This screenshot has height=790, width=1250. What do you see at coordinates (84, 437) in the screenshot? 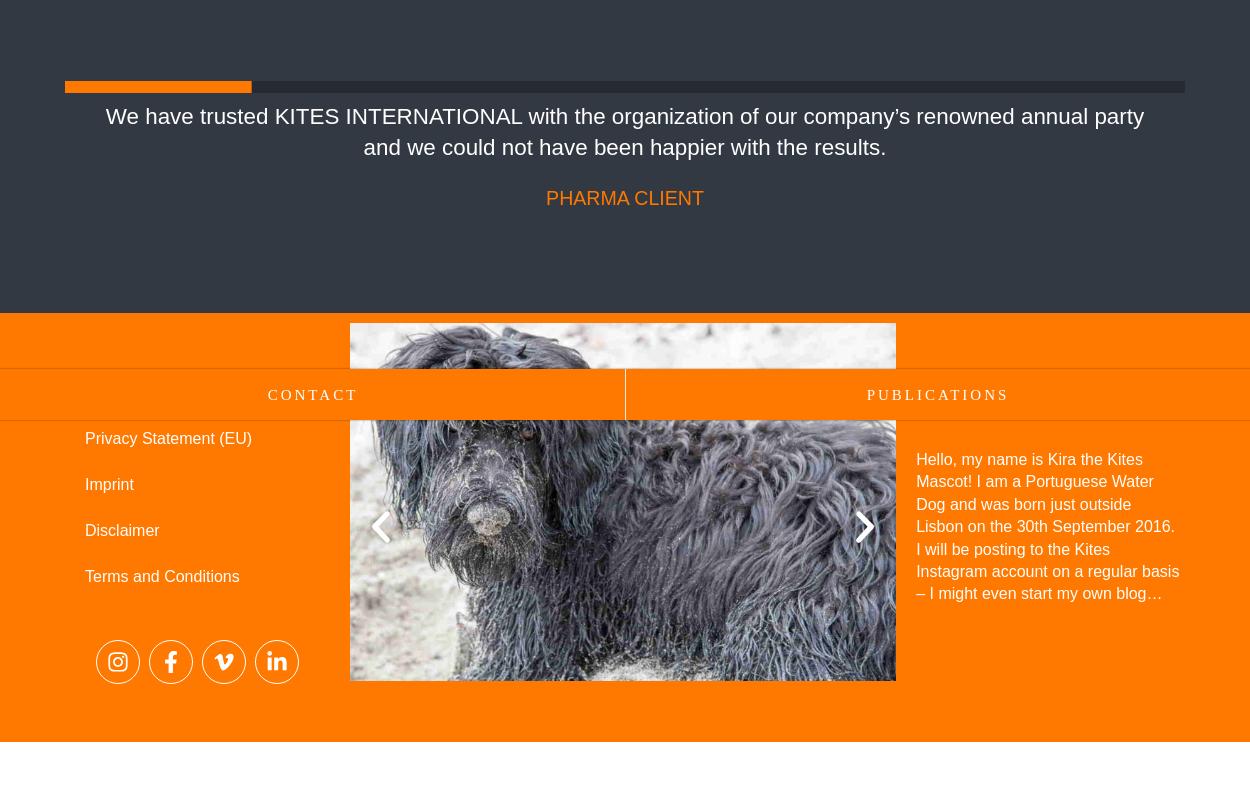
I see `'Privacy Statement (EU)'` at bounding box center [84, 437].